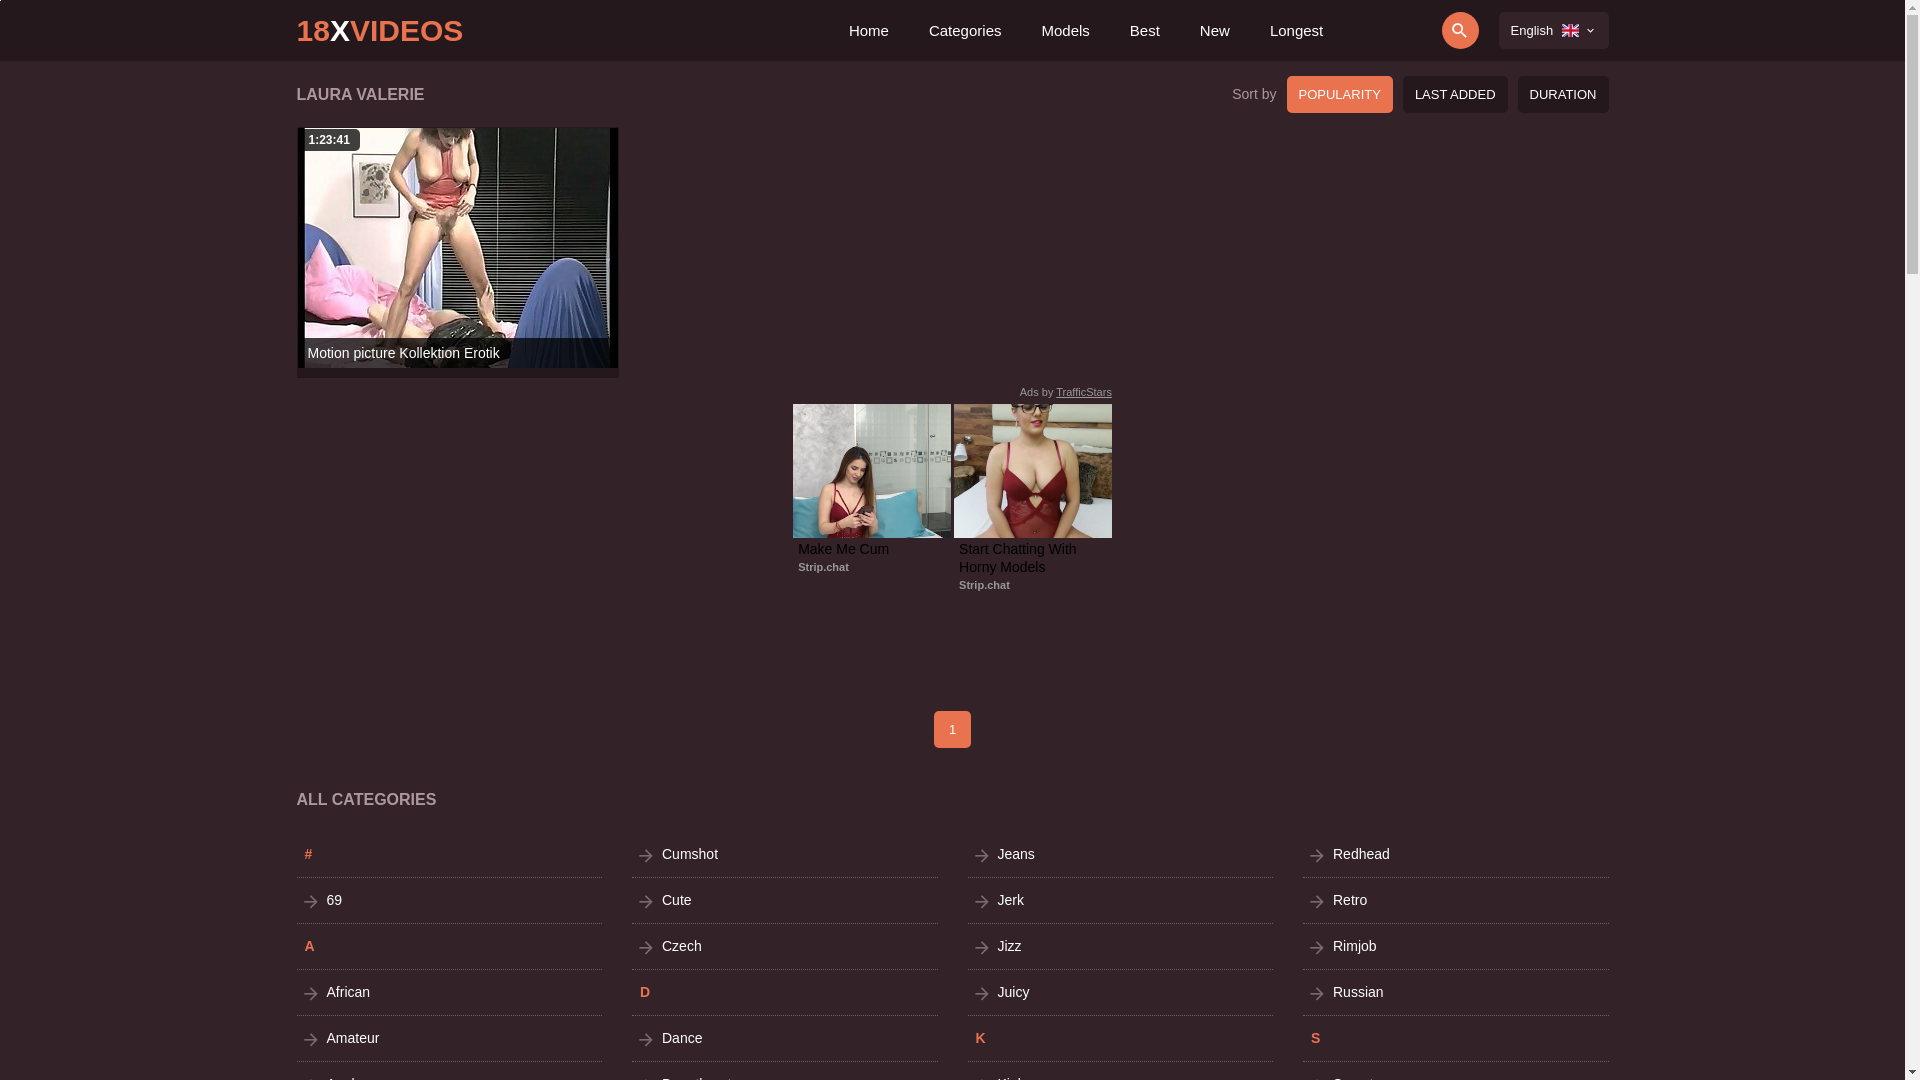  Describe the element at coordinates (872, 548) in the screenshot. I see `'Make Me Cum'` at that location.